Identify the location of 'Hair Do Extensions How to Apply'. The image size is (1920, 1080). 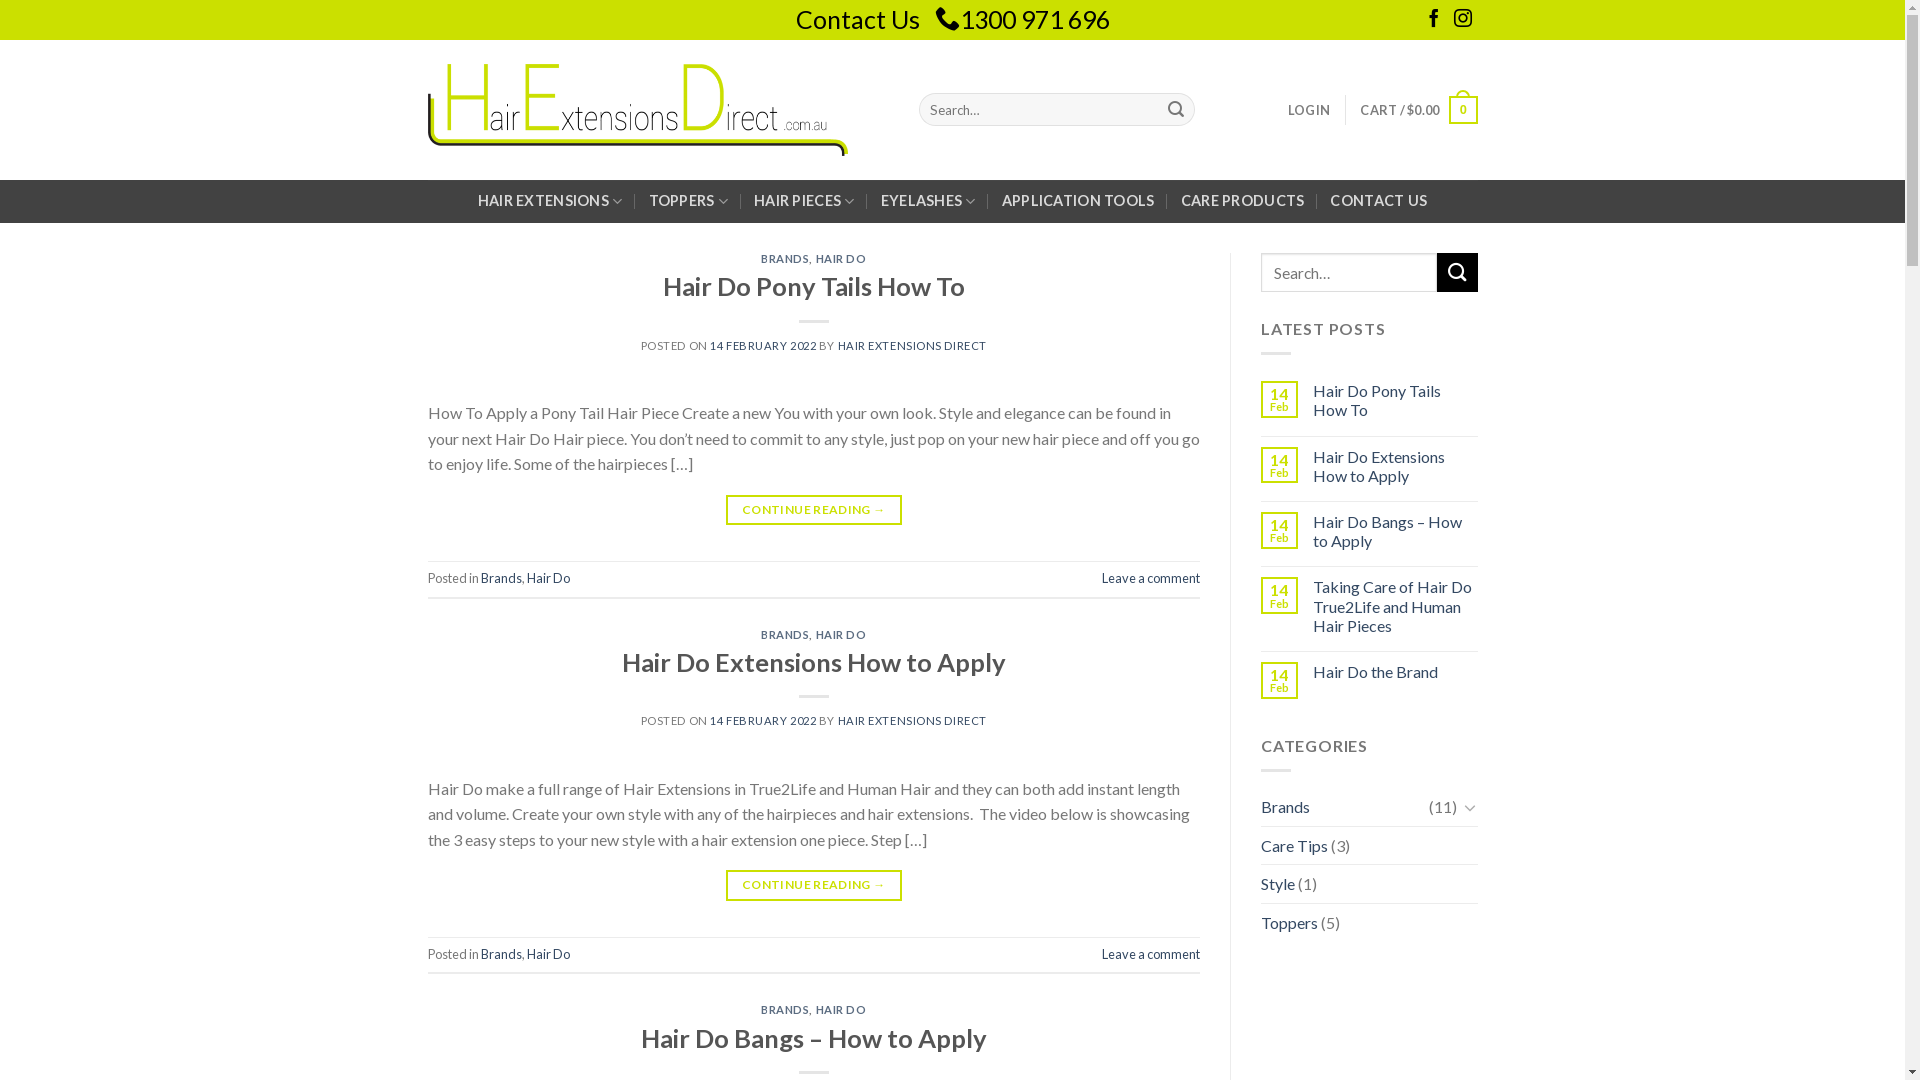
(814, 662).